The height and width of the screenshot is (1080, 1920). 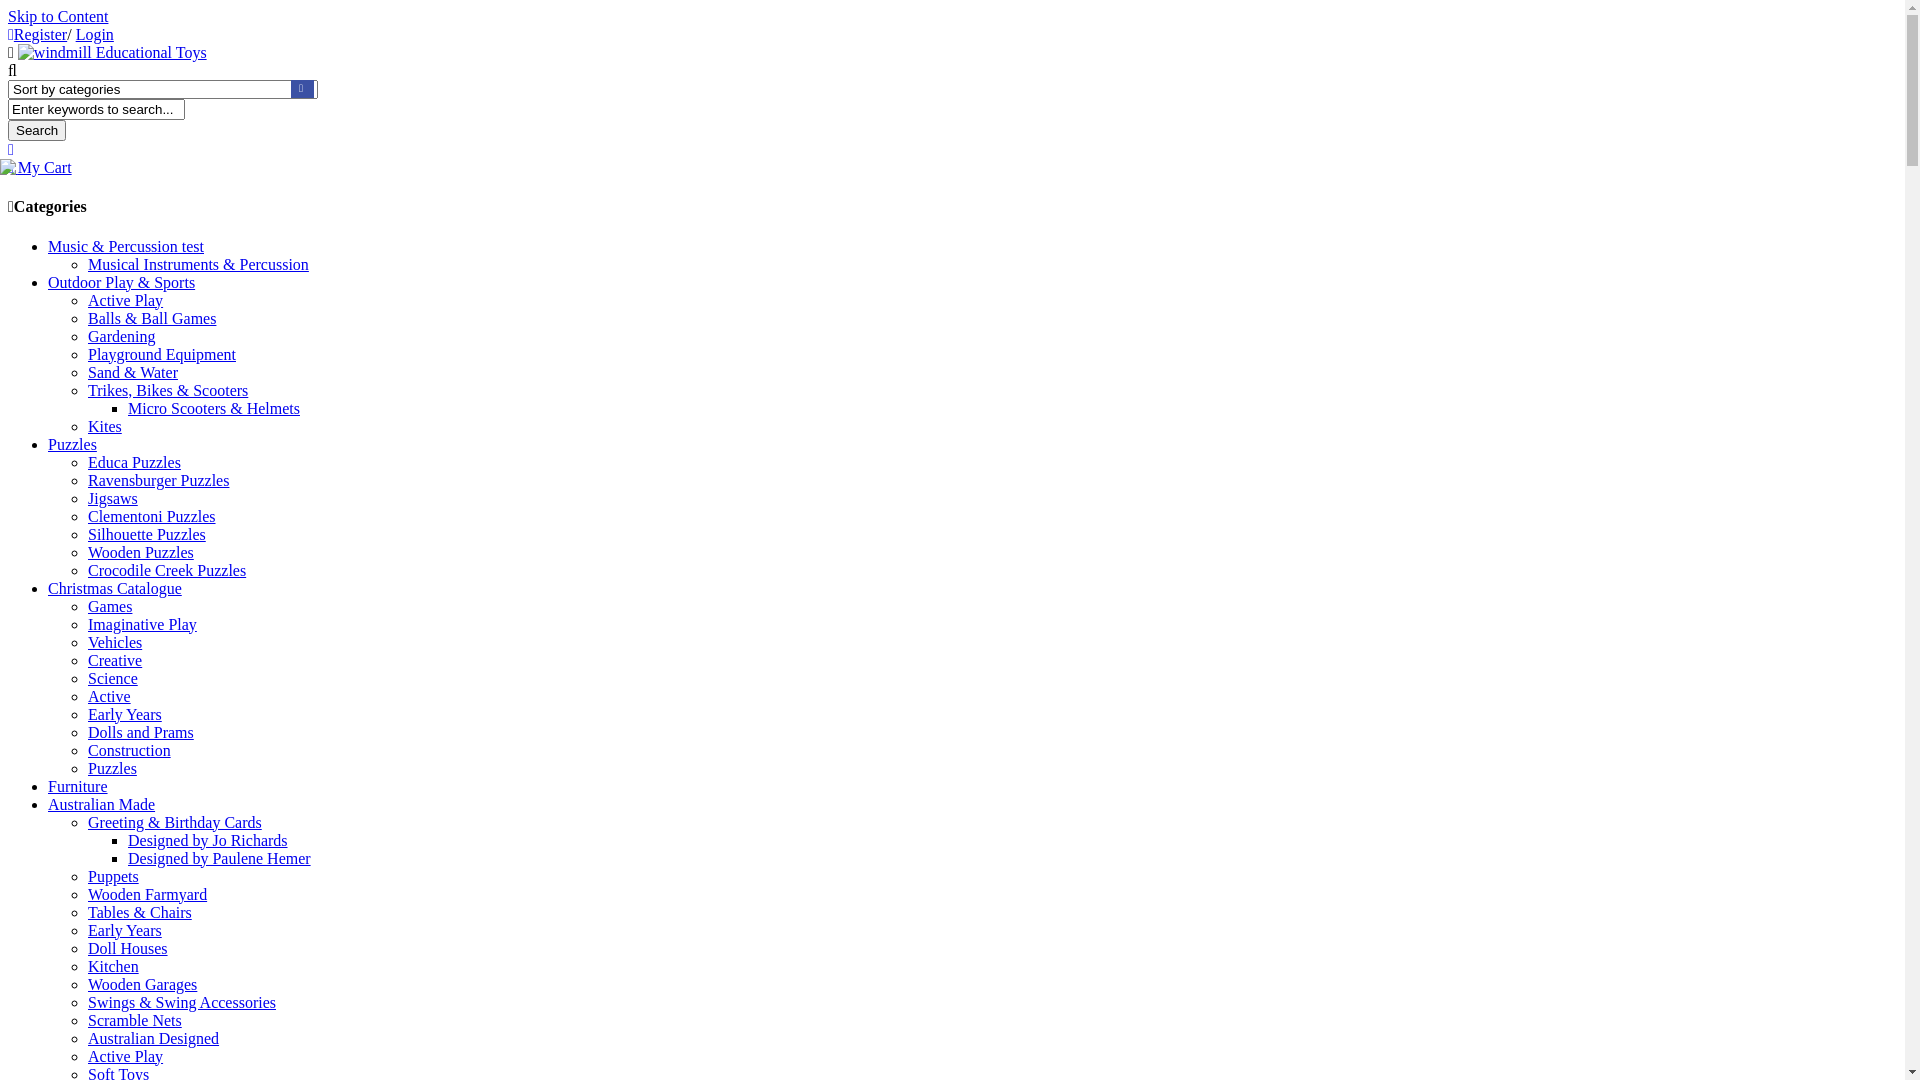 What do you see at coordinates (127, 407) in the screenshot?
I see `'Micro Scooters & Helmets'` at bounding box center [127, 407].